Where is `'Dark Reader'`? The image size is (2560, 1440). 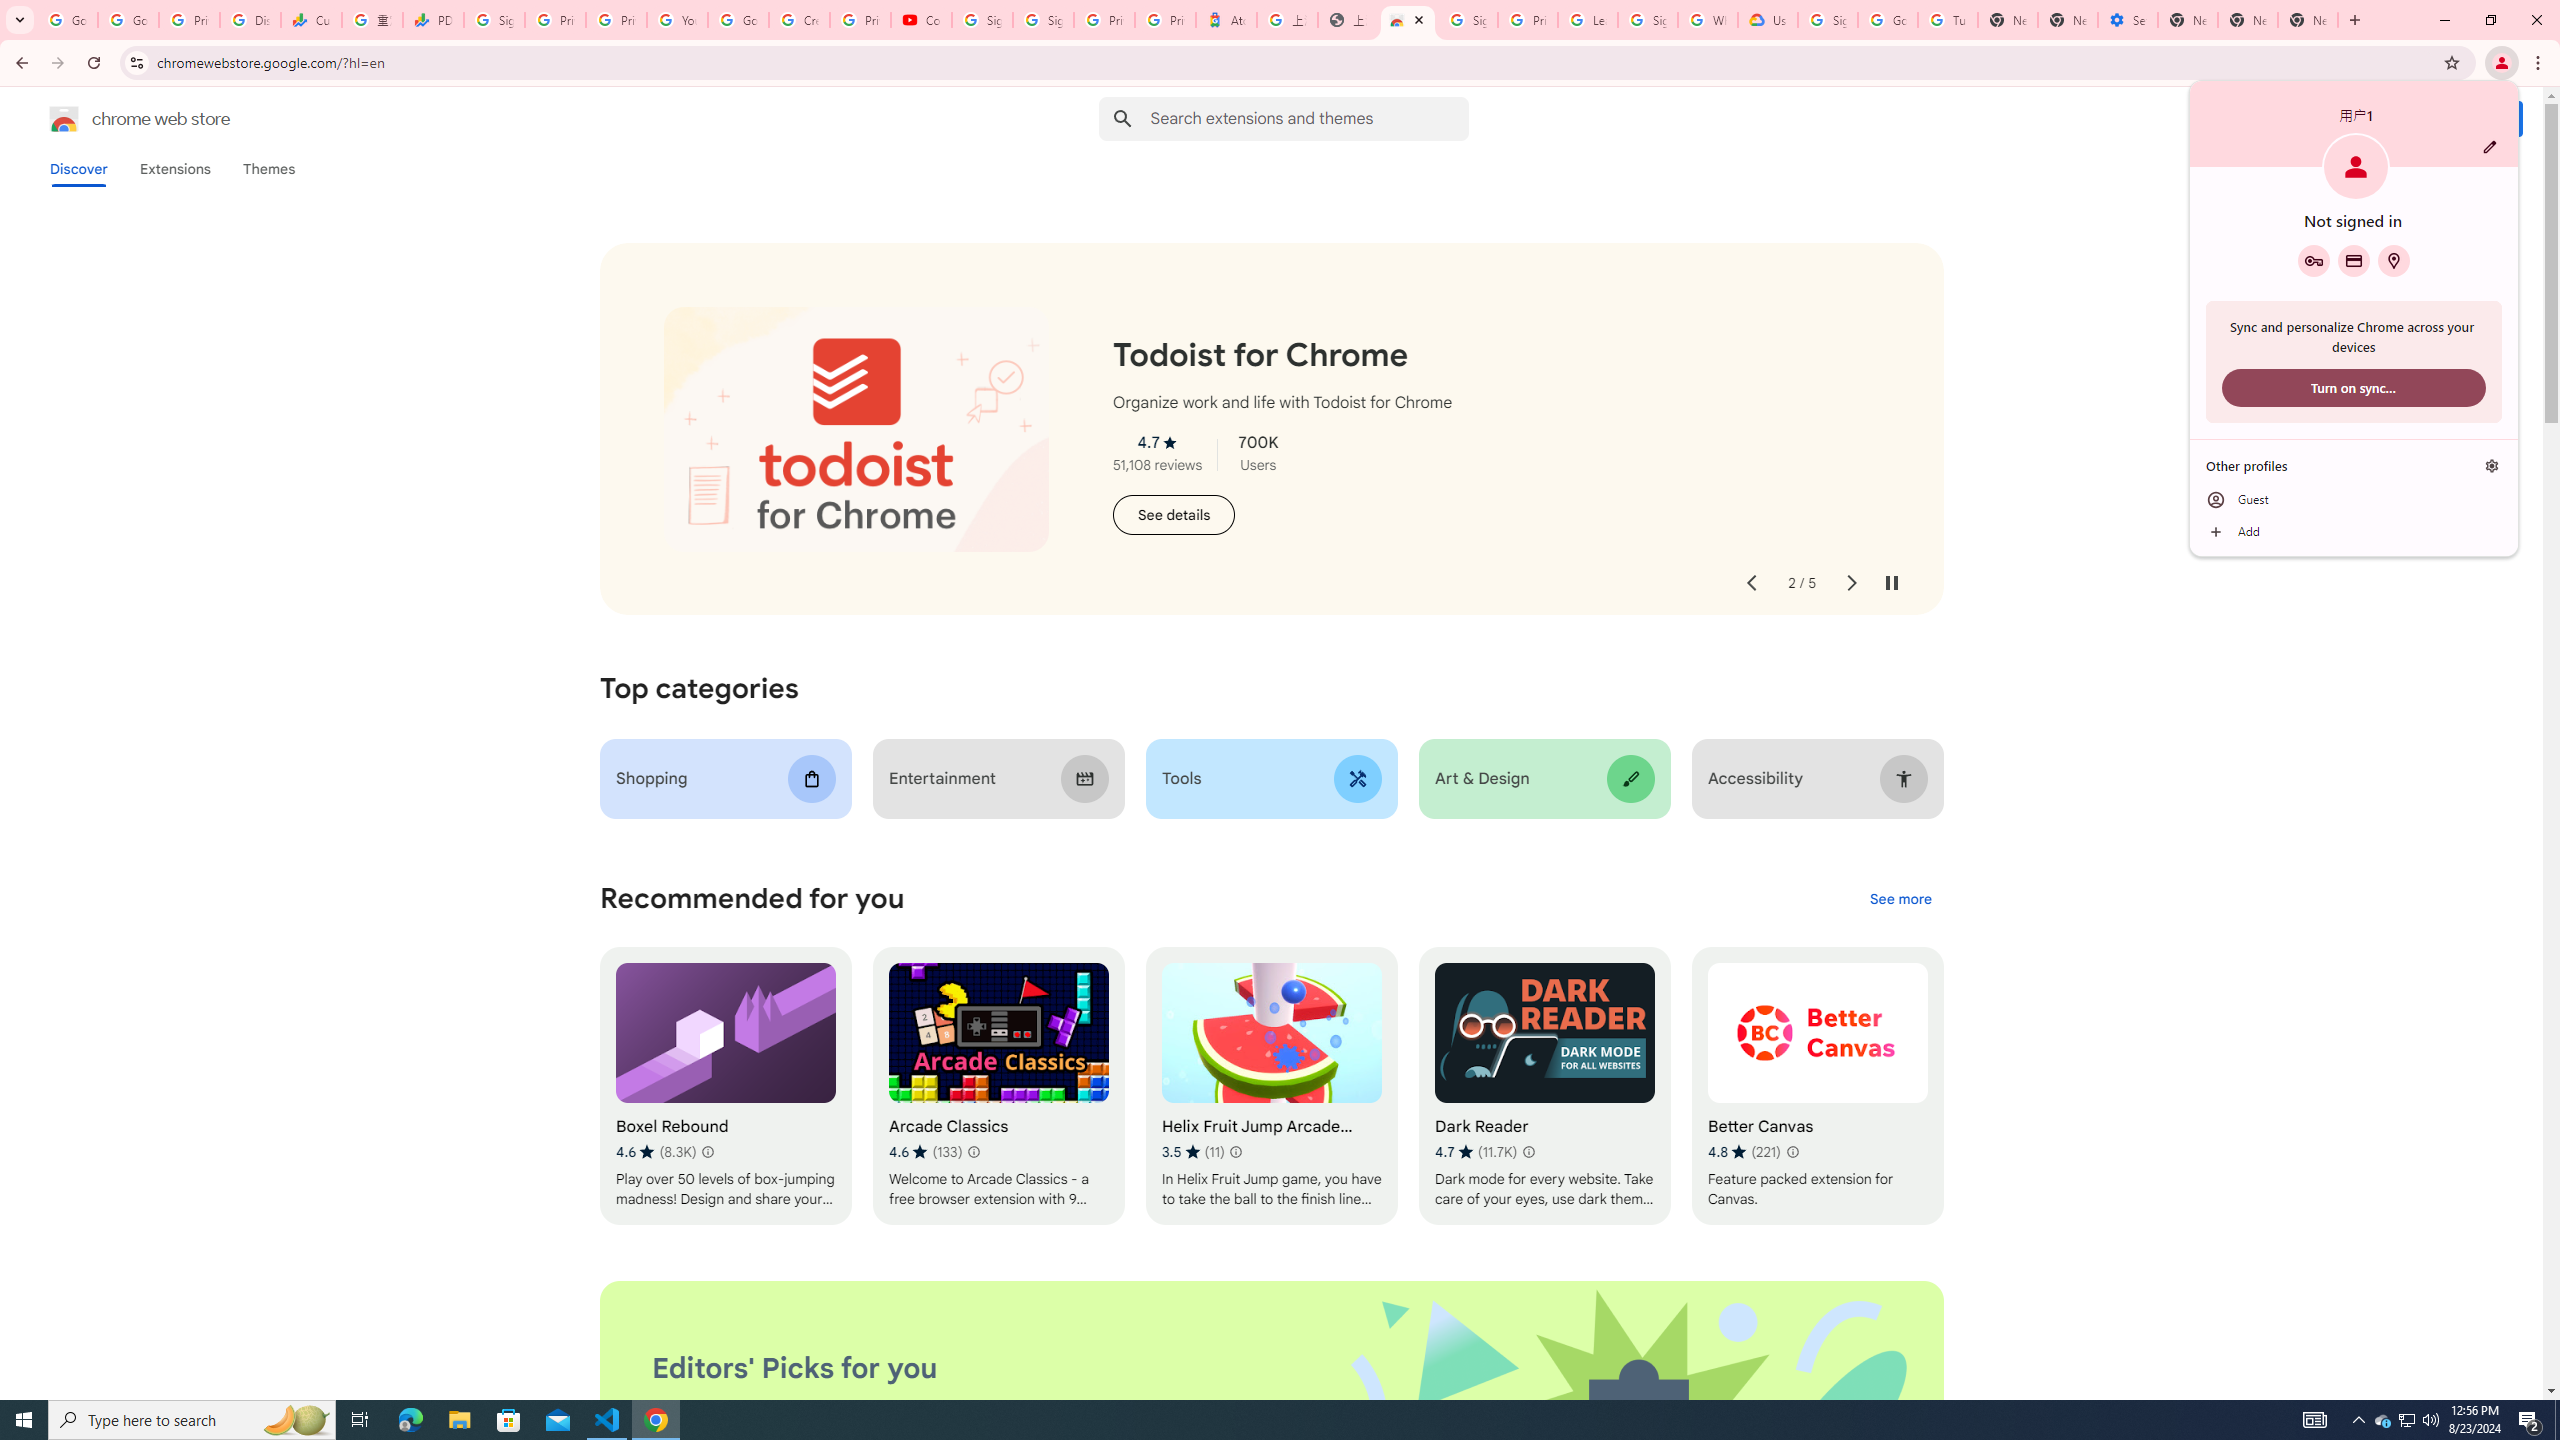 'Dark Reader' is located at coordinates (1544, 1085).